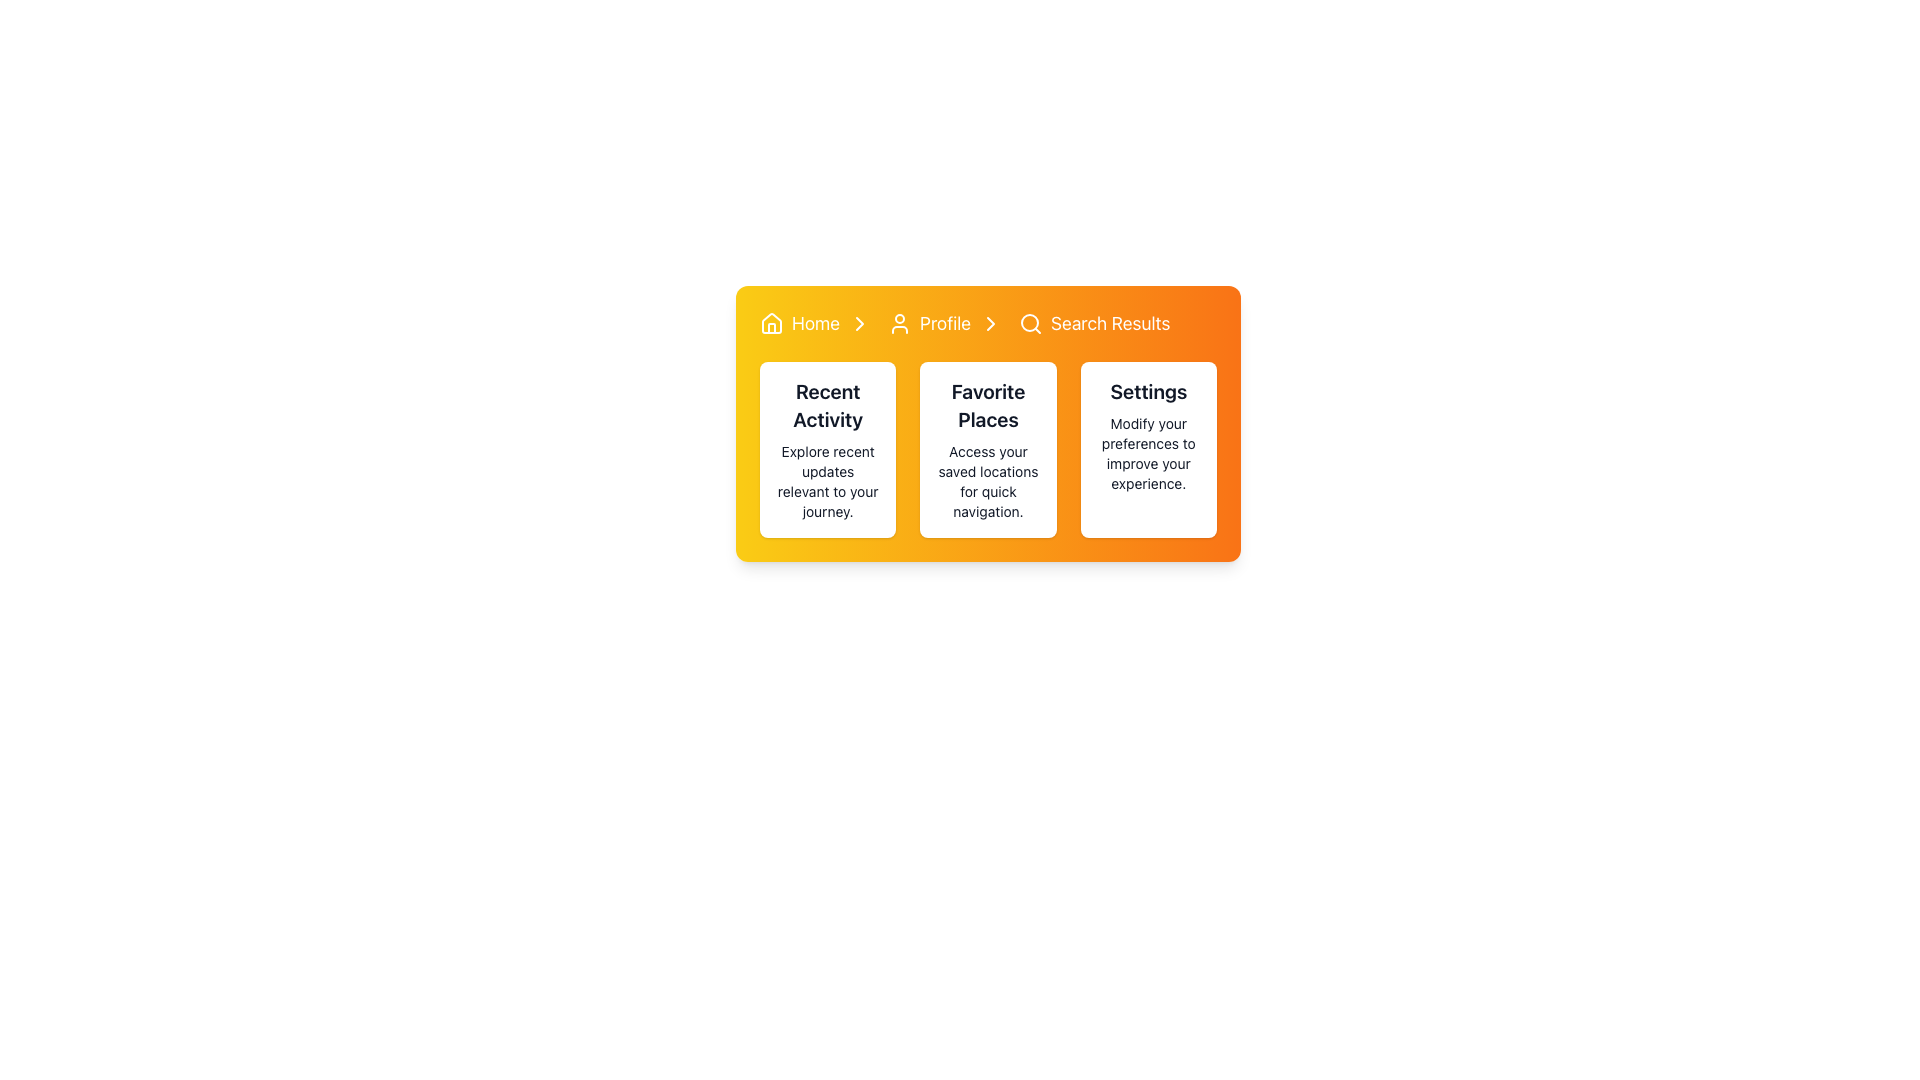 The image size is (1920, 1080). Describe the element at coordinates (816, 323) in the screenshot. I see `the 'Home' hyperlink in the navigation bar` at that location.